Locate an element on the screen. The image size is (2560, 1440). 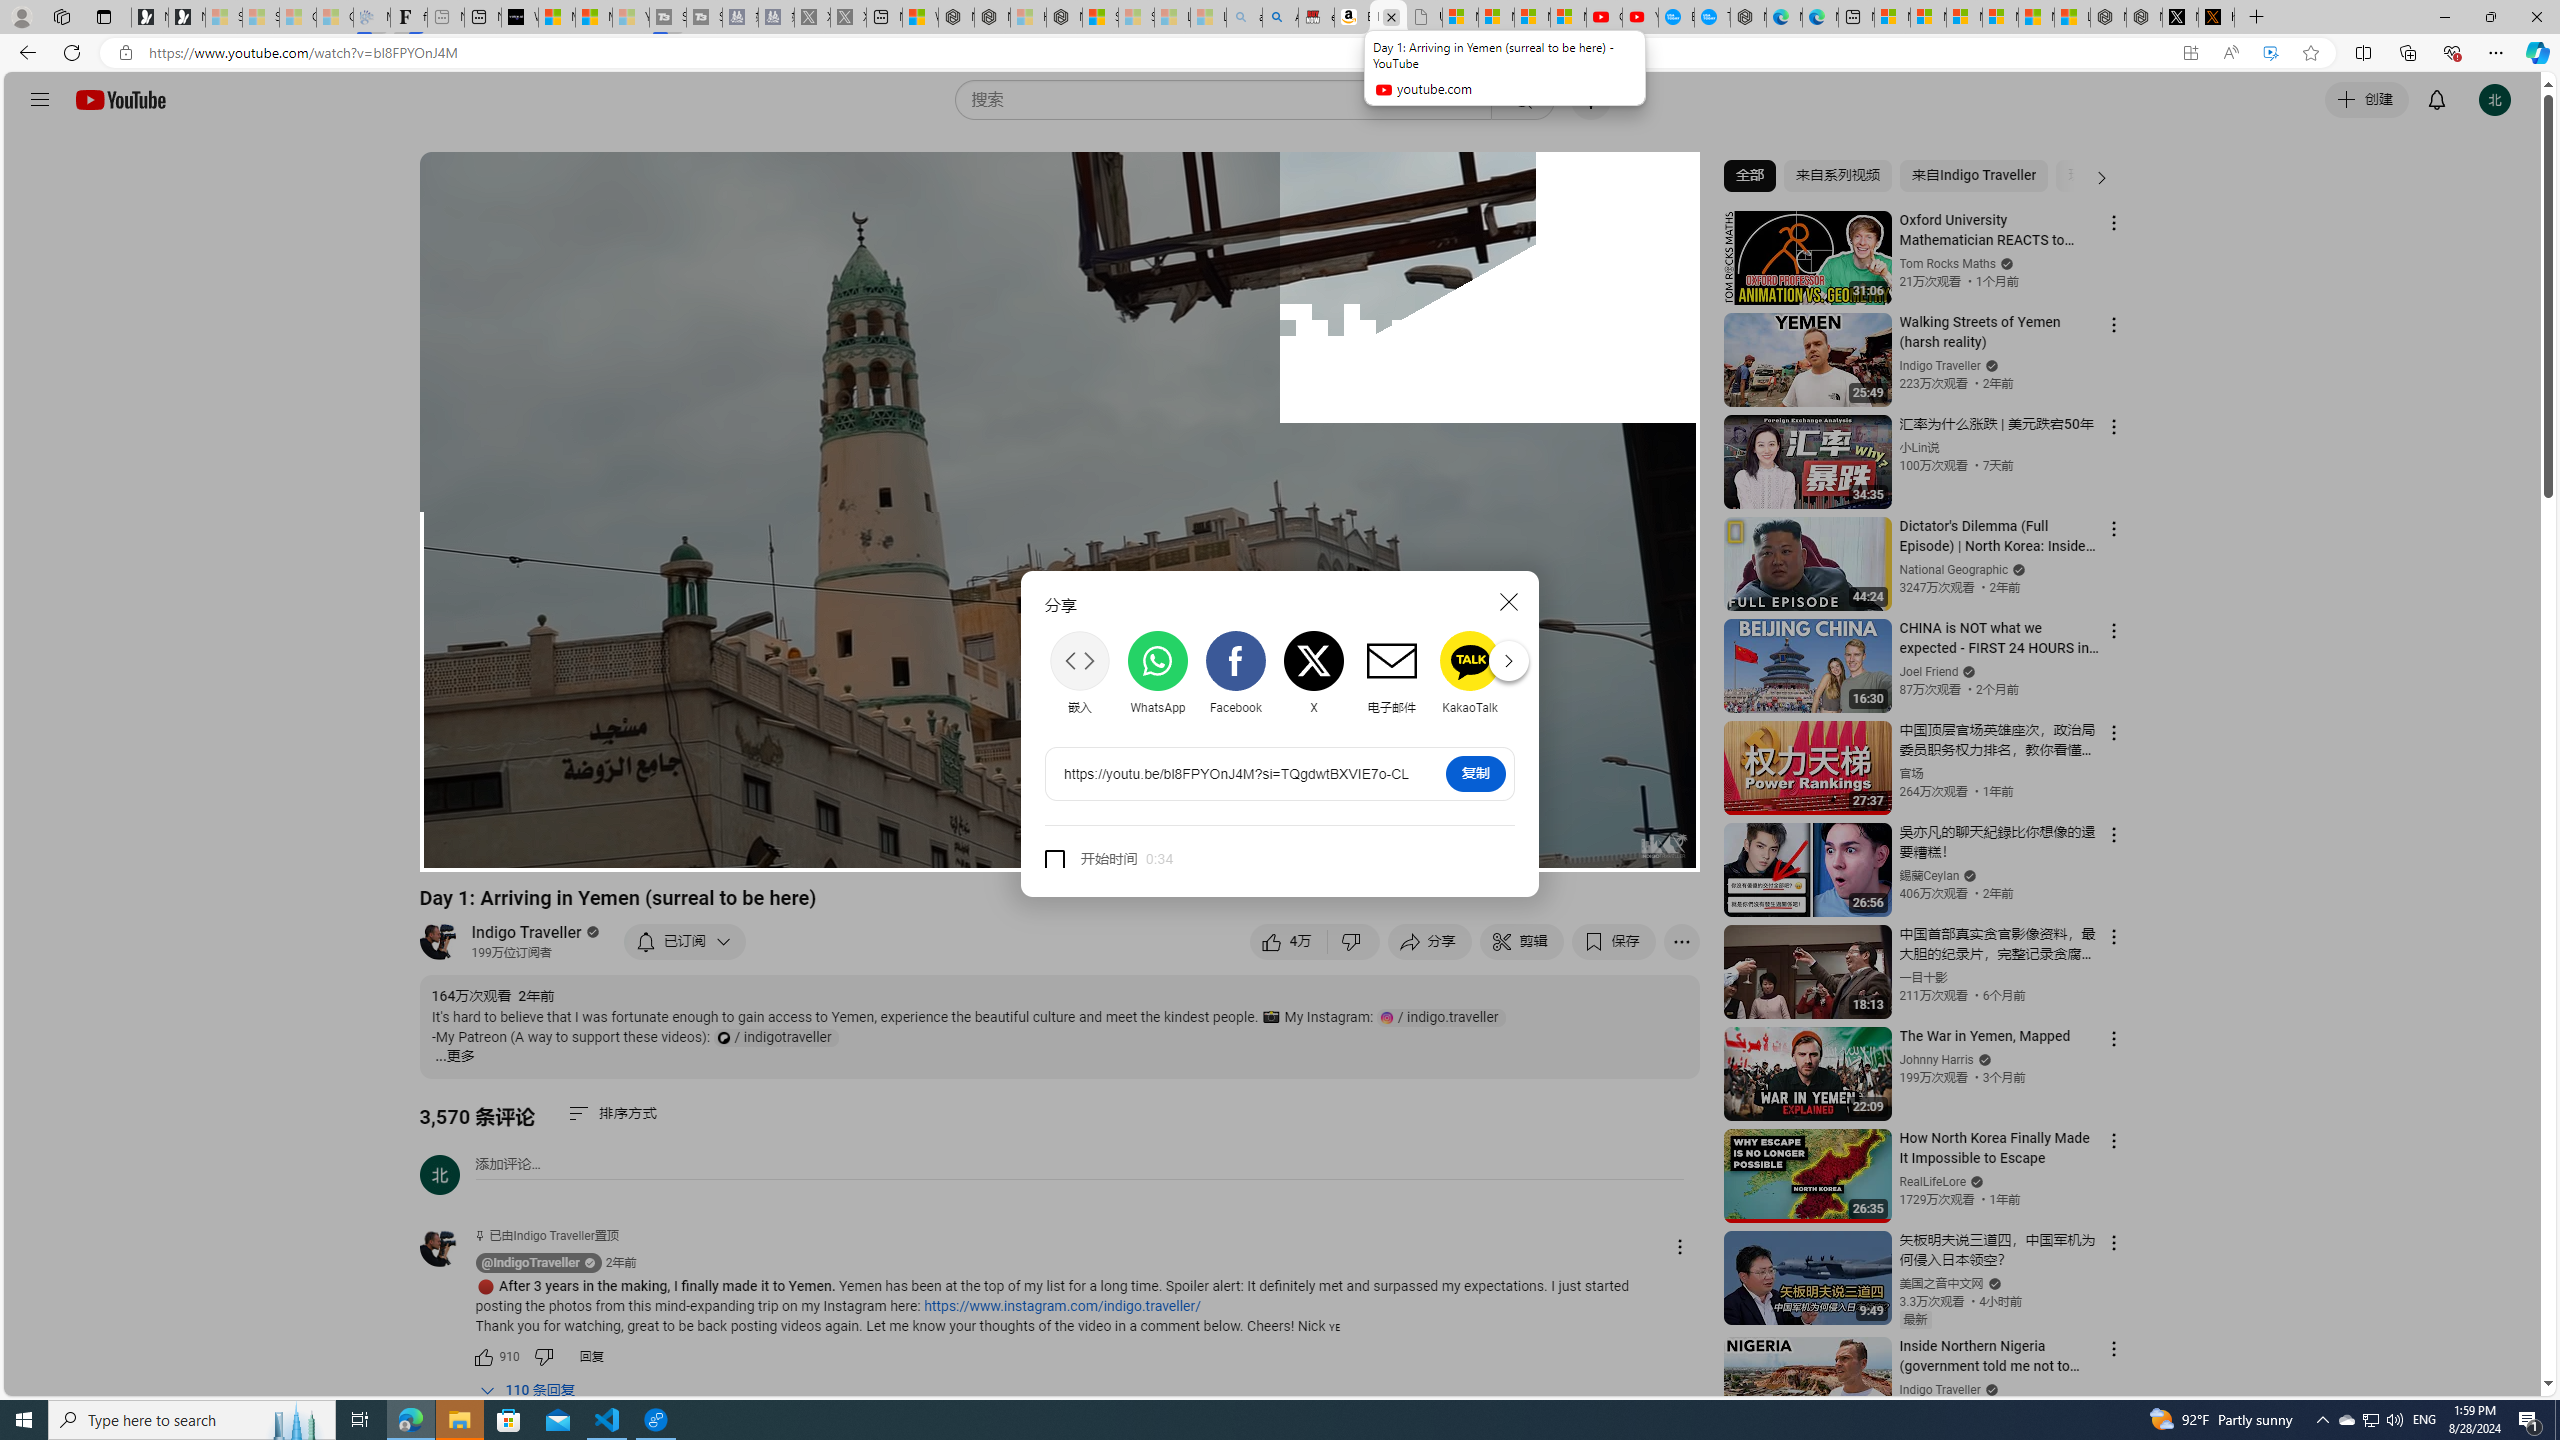
'YouTube Kids - An App Created for Kids to Explore Content' is located at coordinates (1638, 16).